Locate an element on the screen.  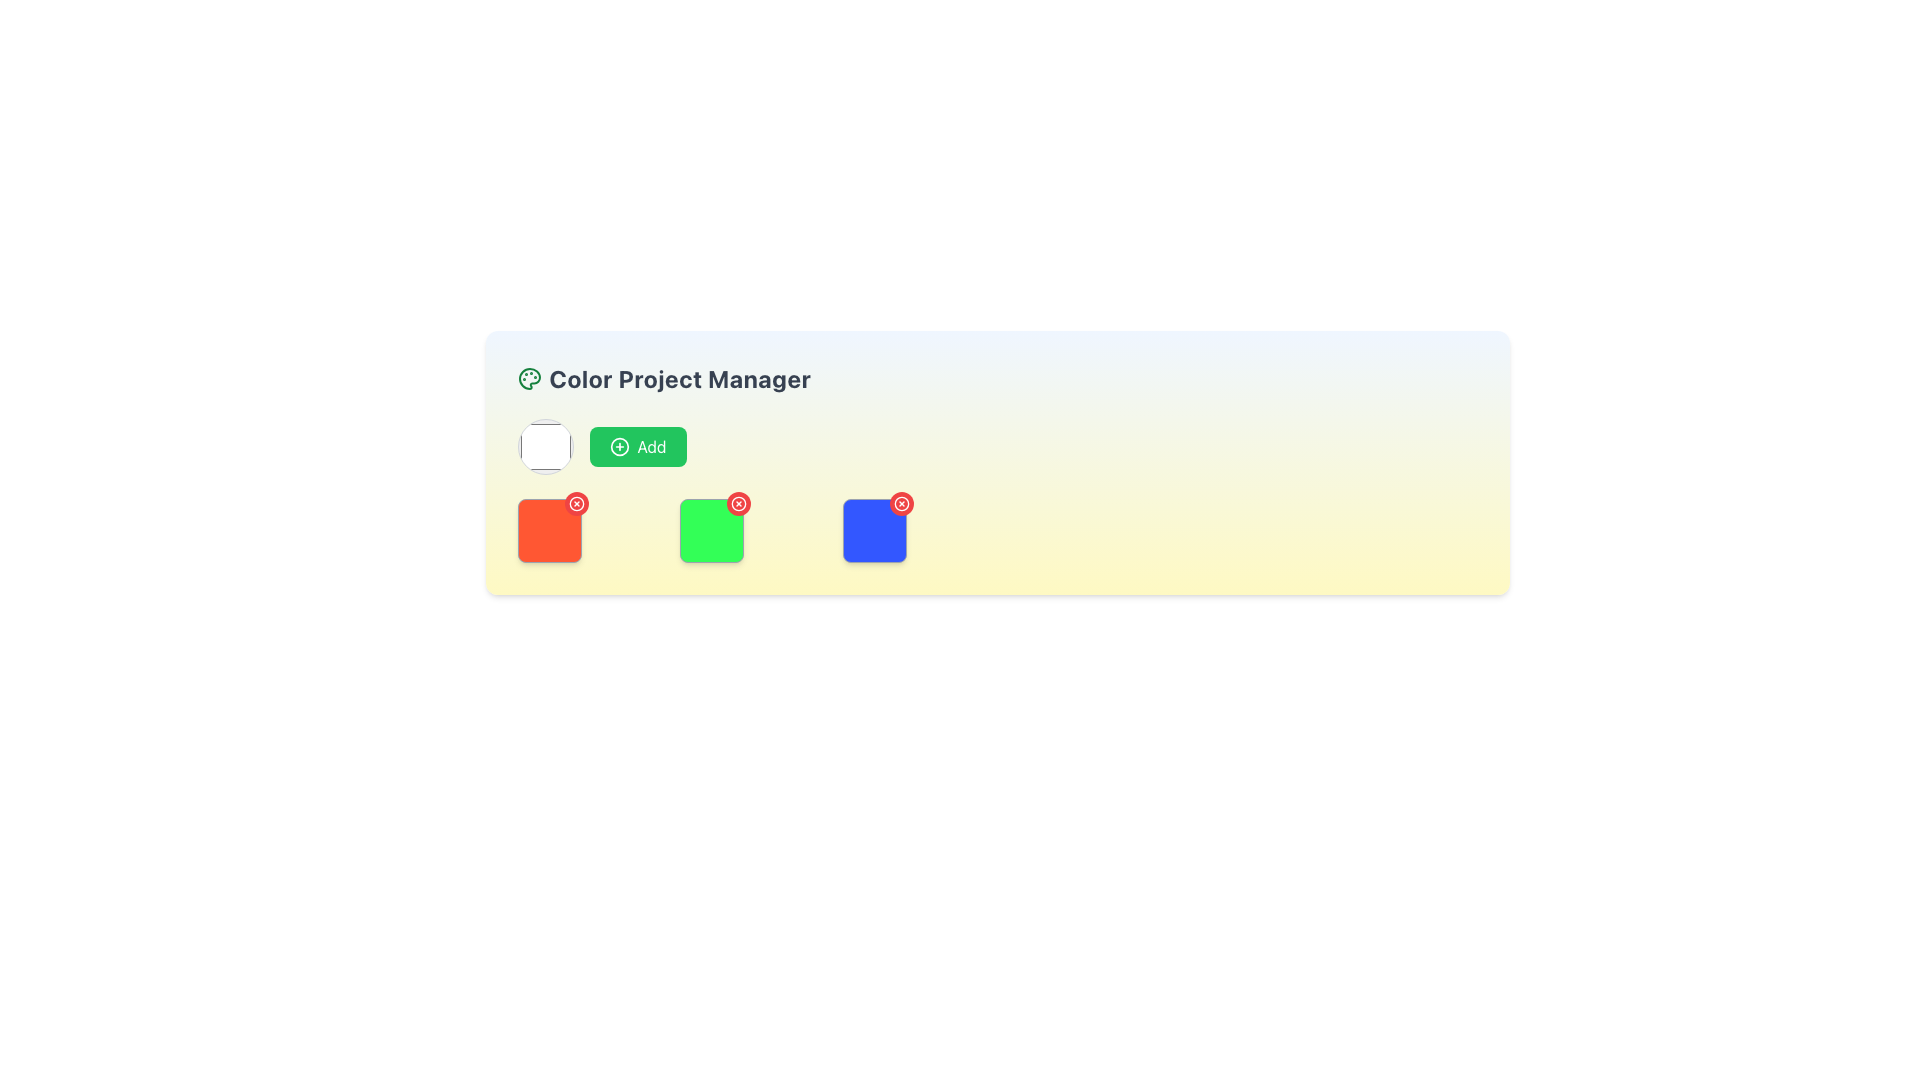
the circular color picker or selector element located at the start of the row in the 'Color Project Manager' section is located at coordinates (545, 446).